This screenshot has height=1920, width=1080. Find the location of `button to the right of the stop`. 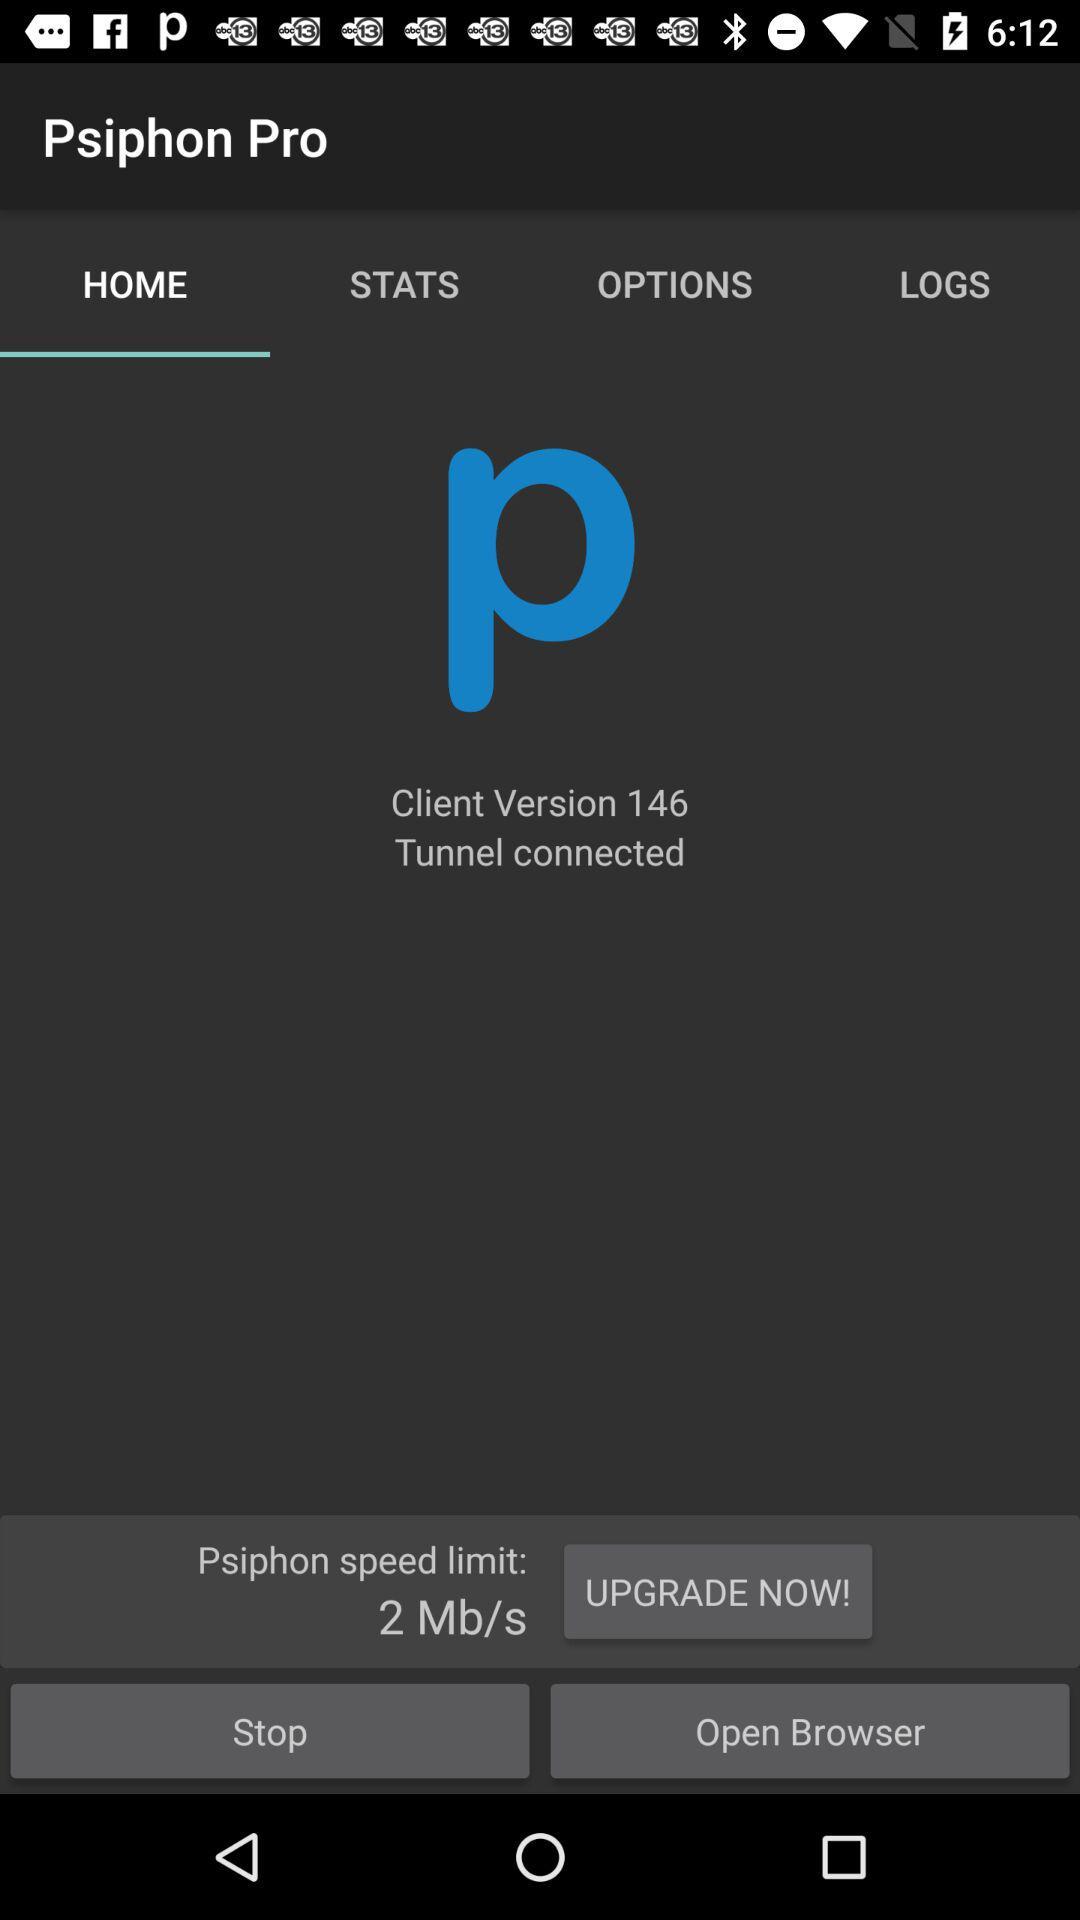

button to the right of the stop is located at coordinates (810, 1730).